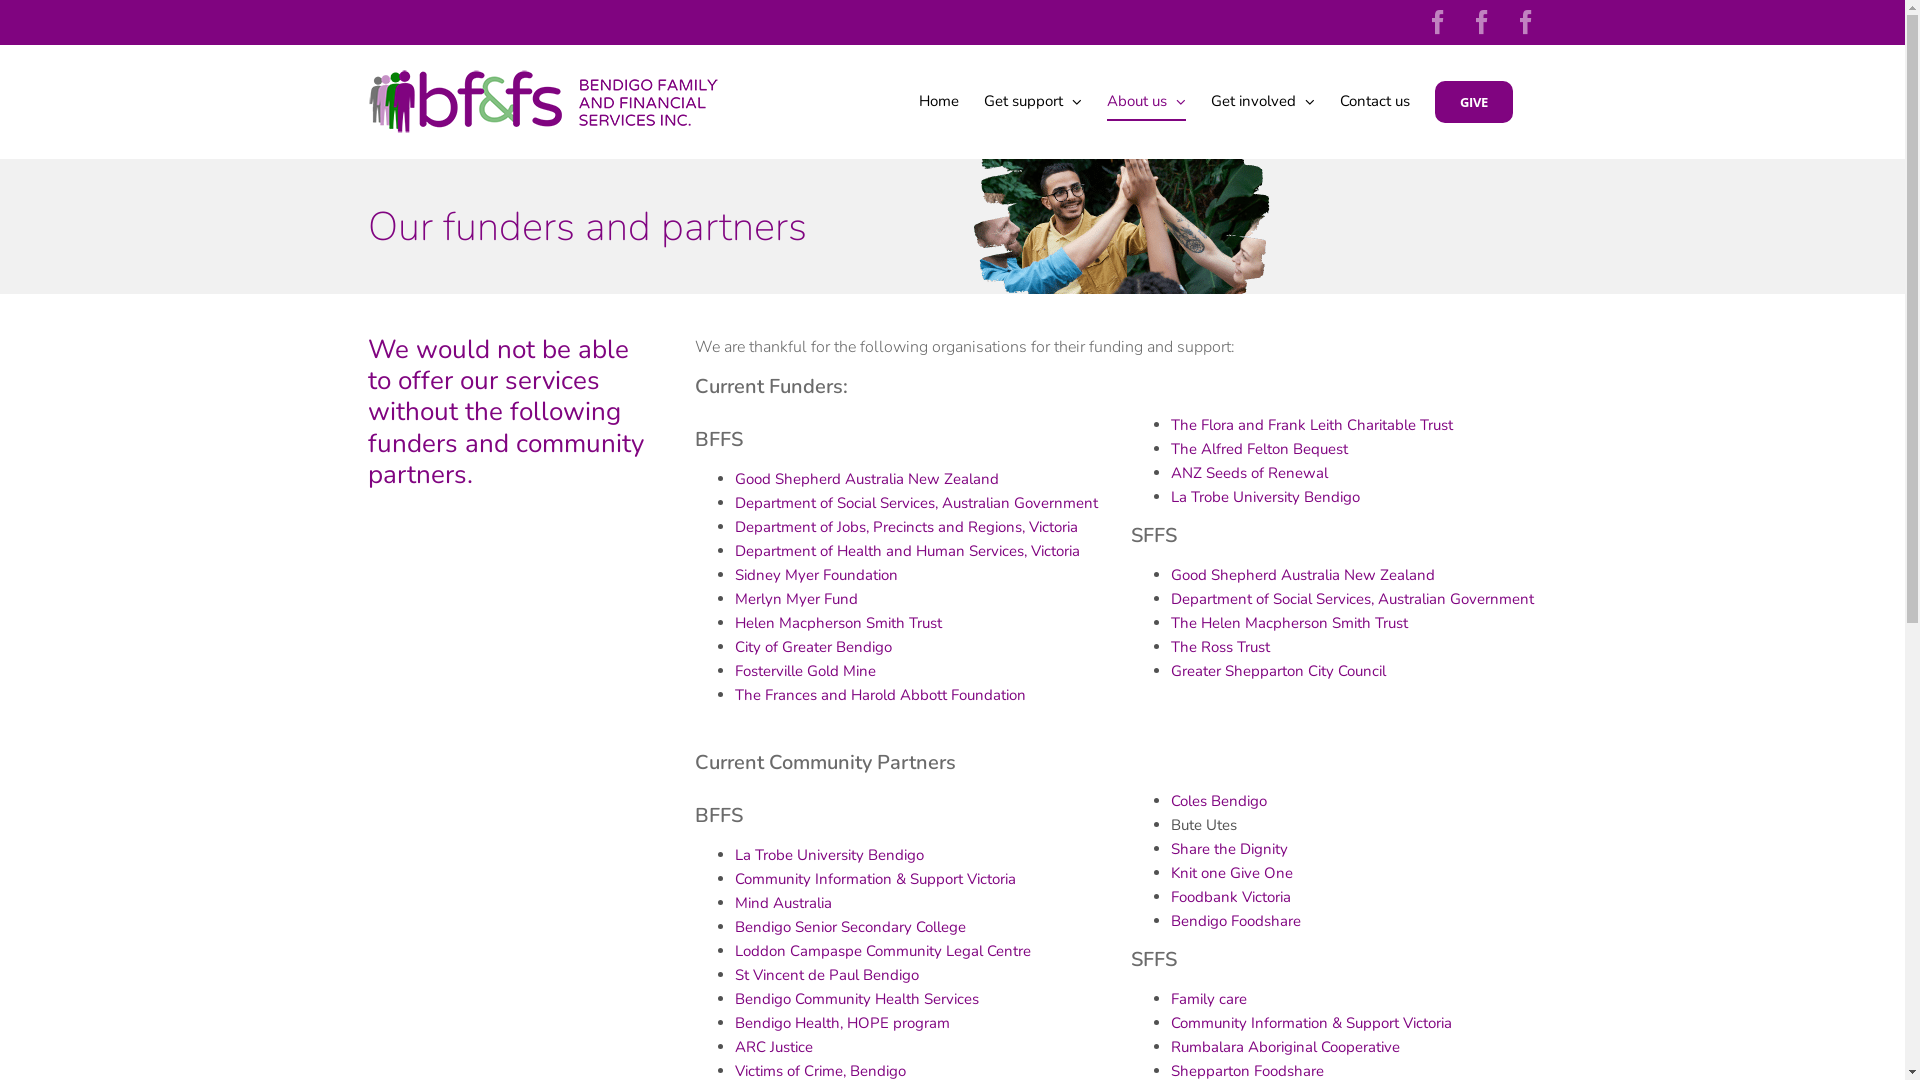 Image resolution: width=1920 pixels, height=1080 pixels. I want to click on 'Contact us', so click(1373, 101).